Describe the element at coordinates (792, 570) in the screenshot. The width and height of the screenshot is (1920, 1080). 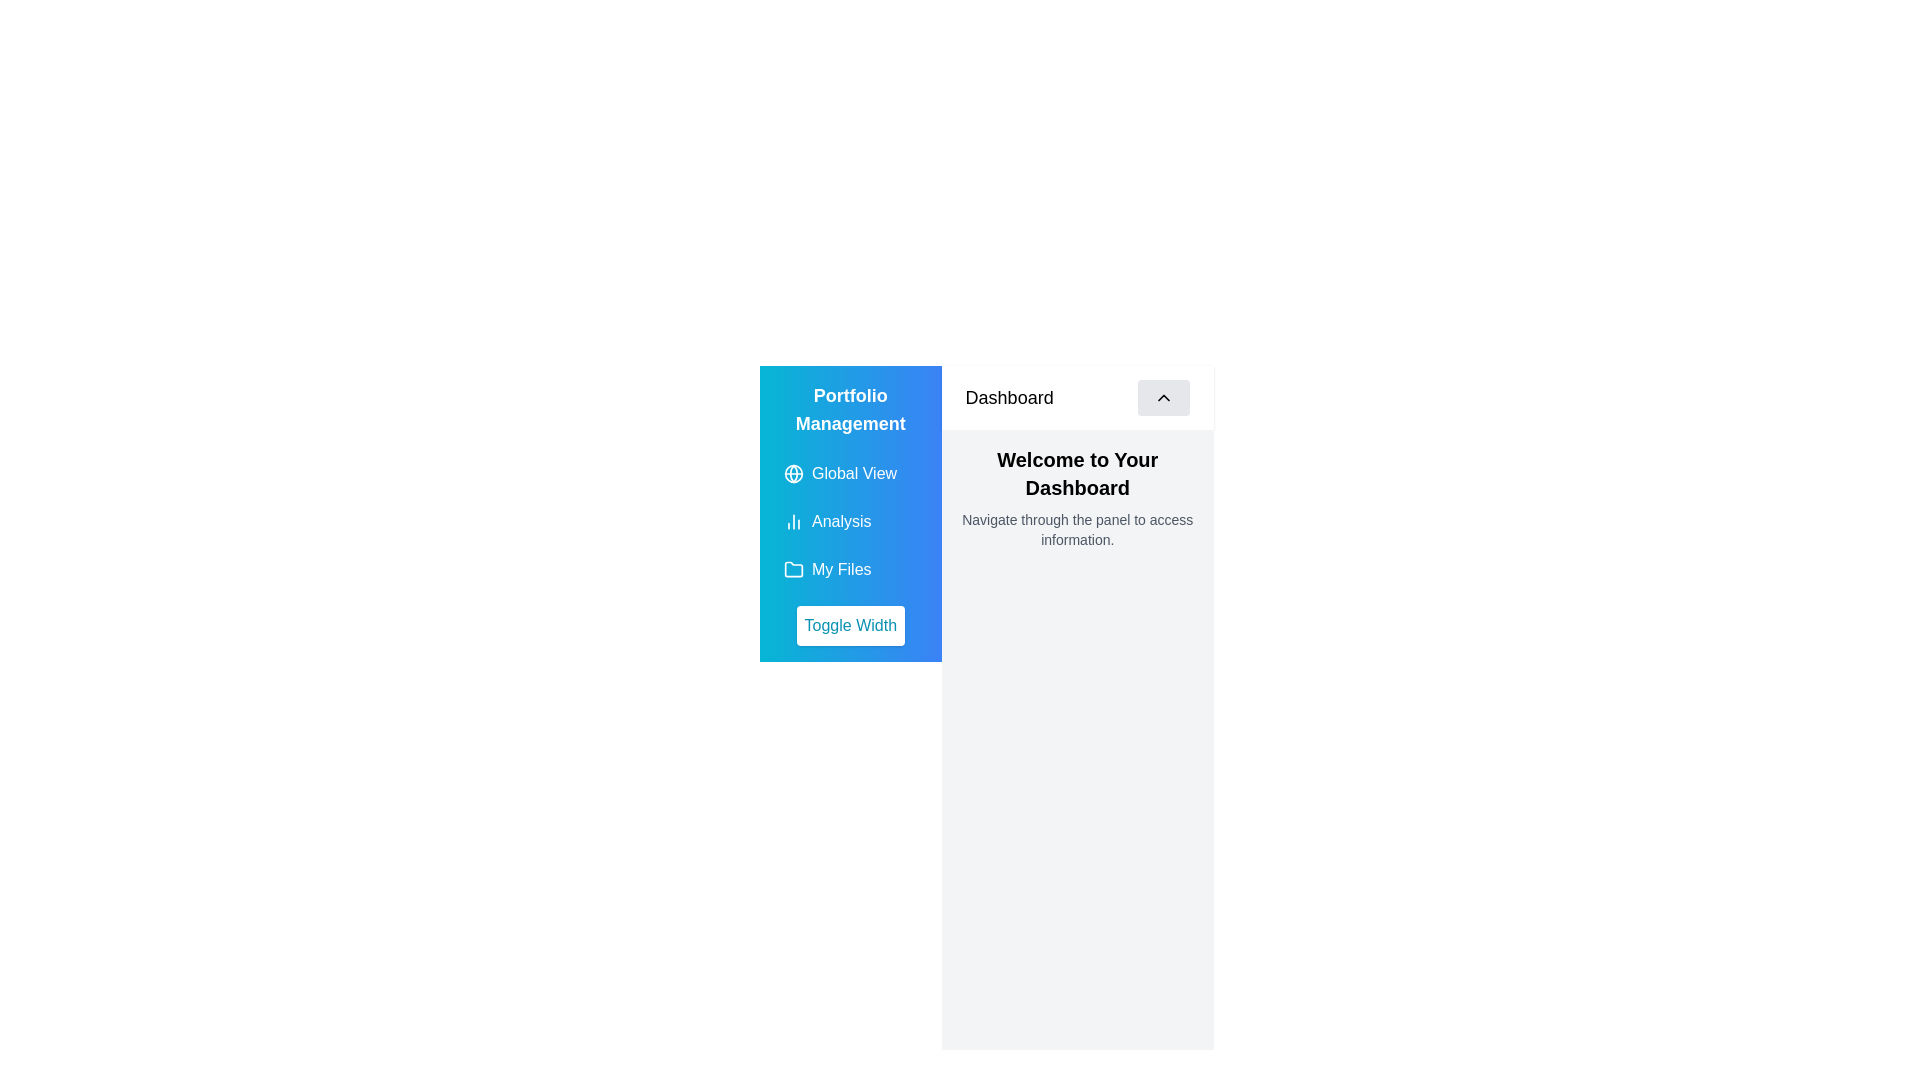
I see `the folder icon located in the sidebar, adjacent to the text 'My Files'` at that location.